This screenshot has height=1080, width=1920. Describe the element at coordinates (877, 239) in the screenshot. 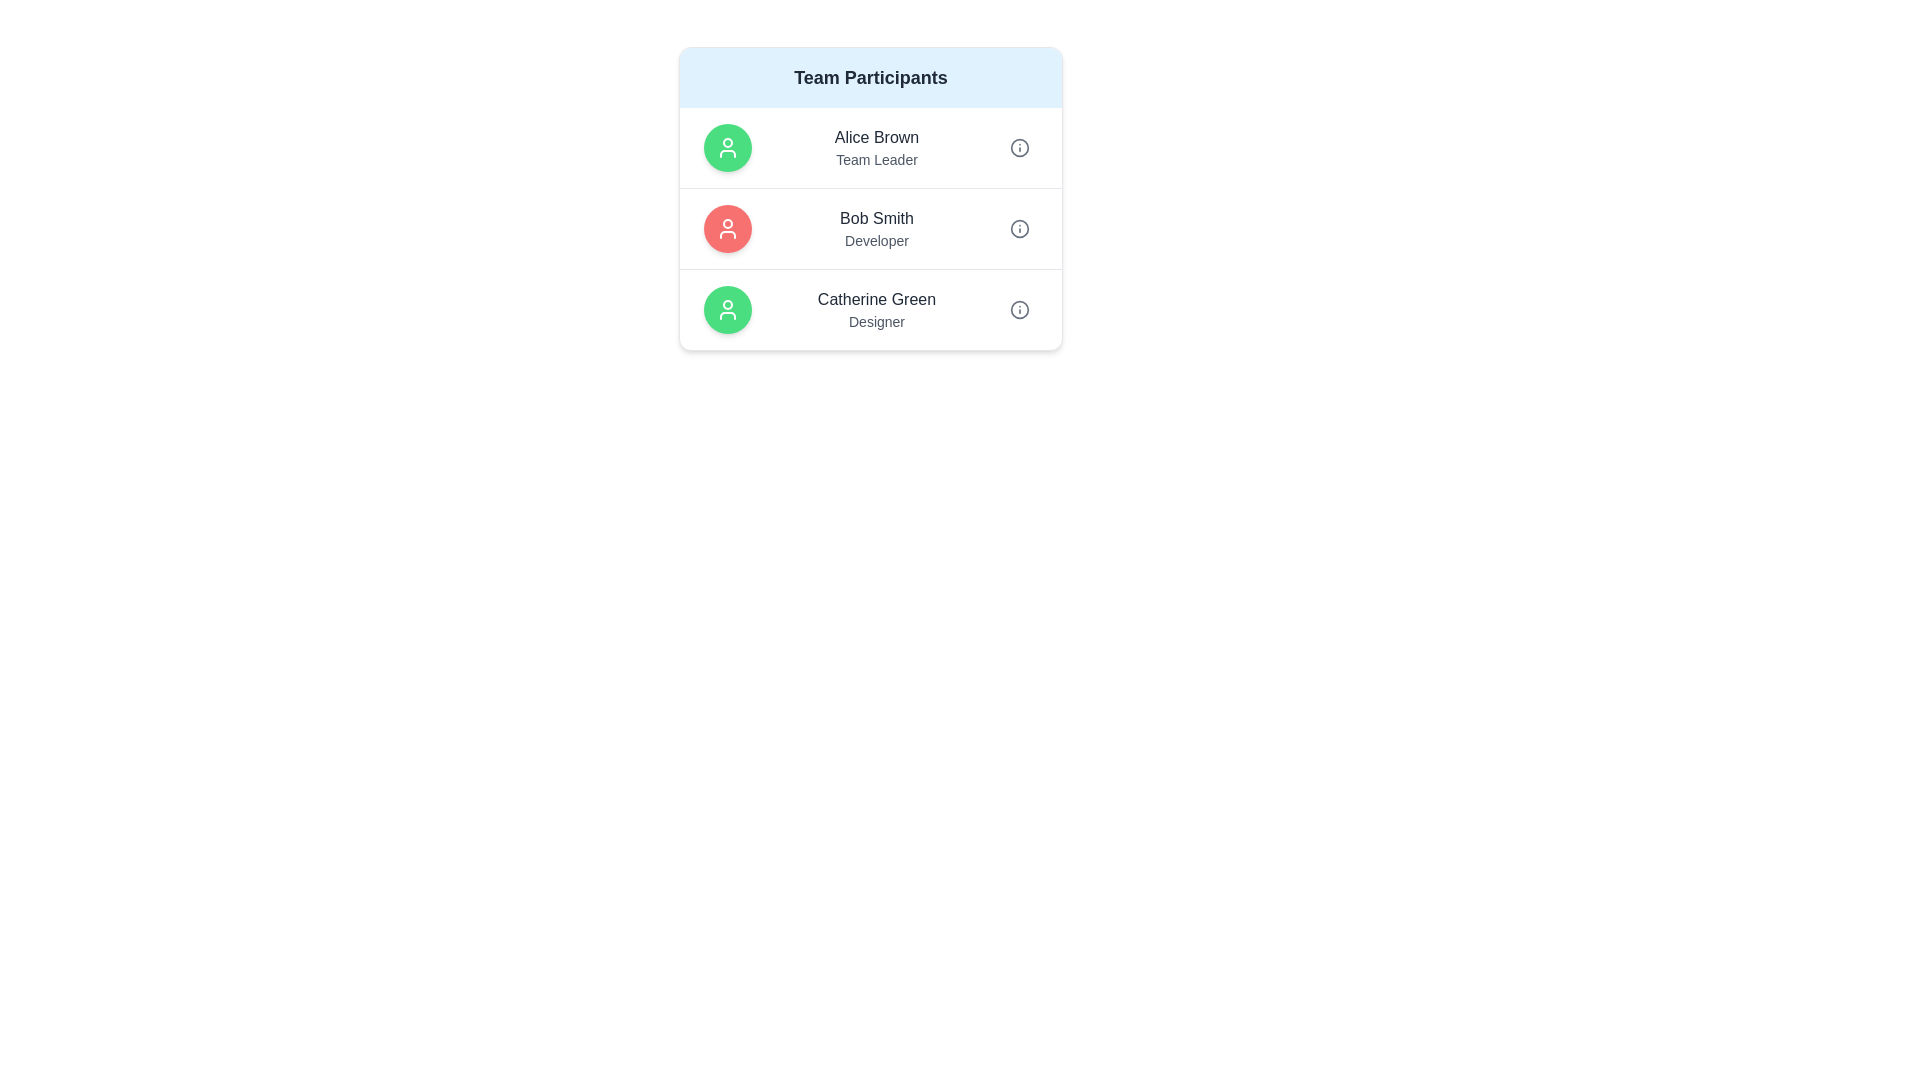

I see `the text label element displaying 'Developer', which is styled in a small, gray font and positioned directly beneath 'Bob Smith'` at that location.